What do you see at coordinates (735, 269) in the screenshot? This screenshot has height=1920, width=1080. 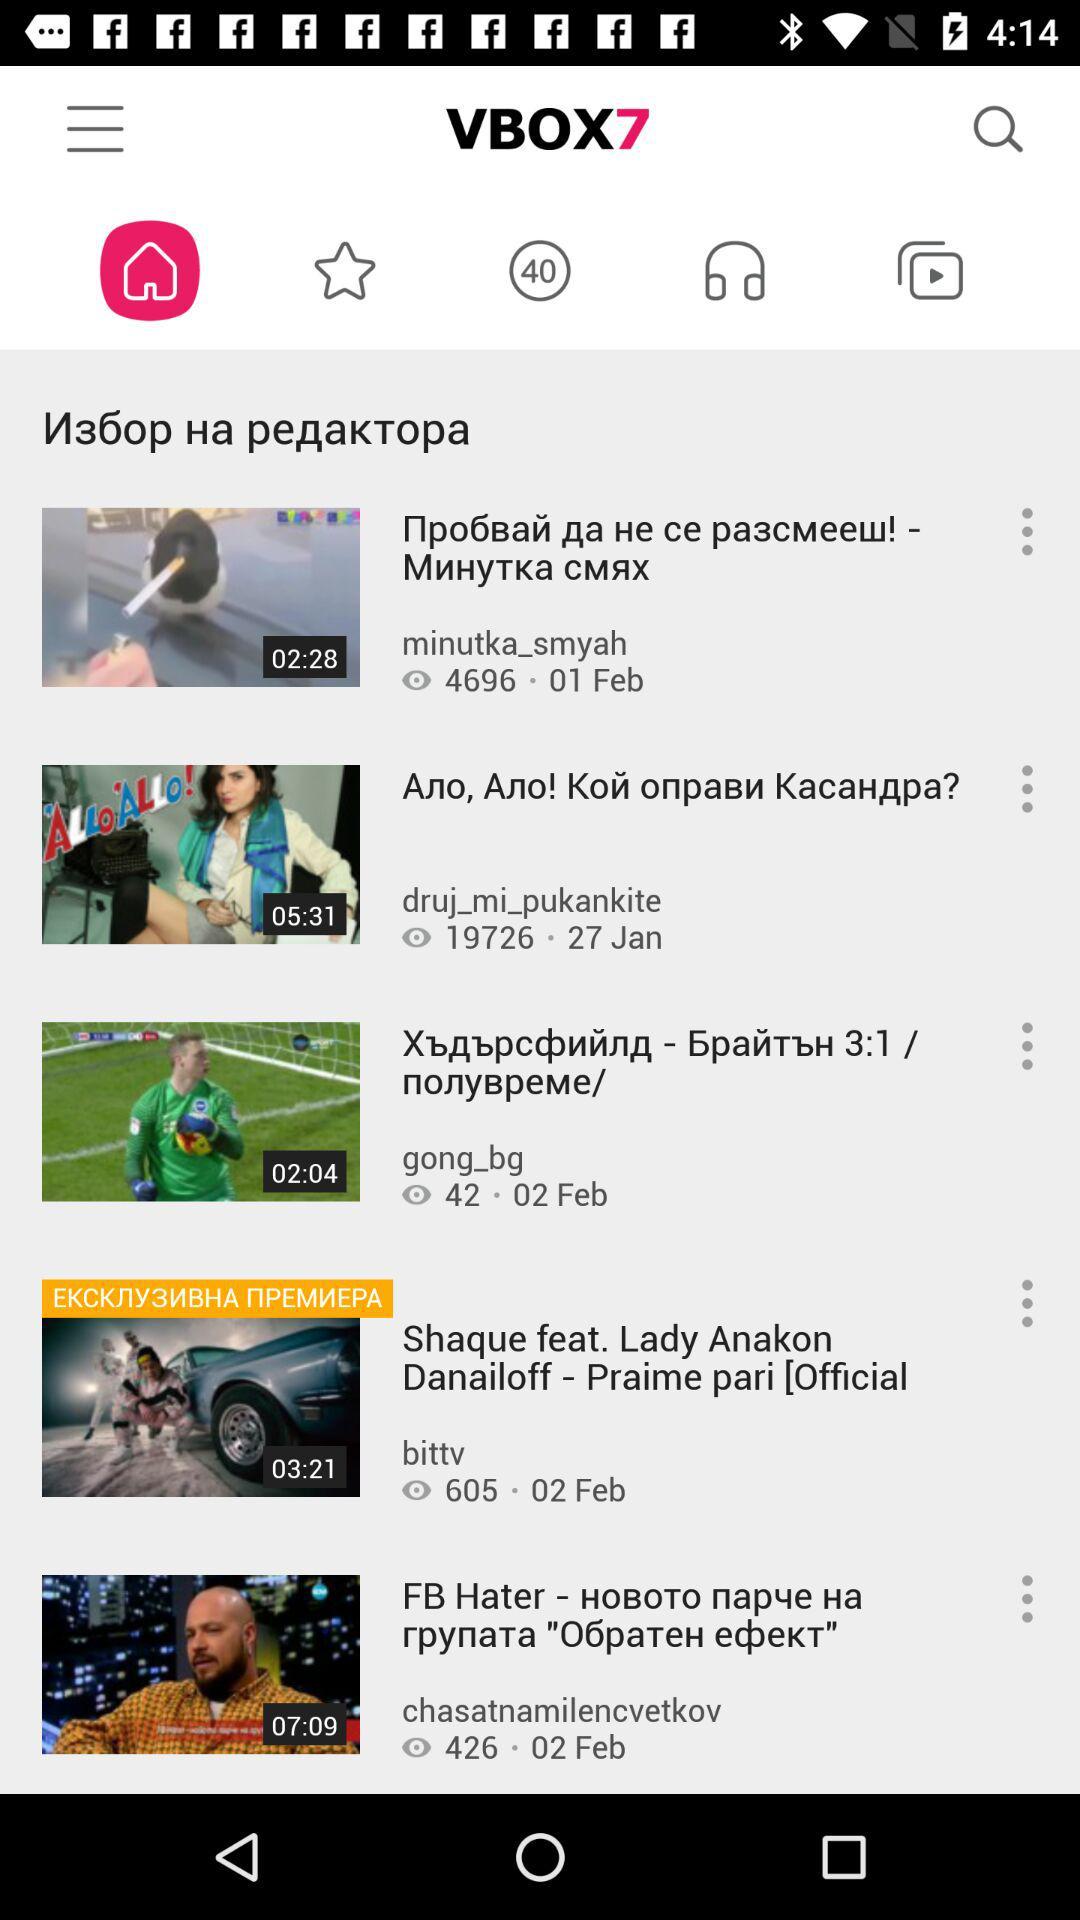 I see `the music symbol icon` at bounding box center [735, 269].